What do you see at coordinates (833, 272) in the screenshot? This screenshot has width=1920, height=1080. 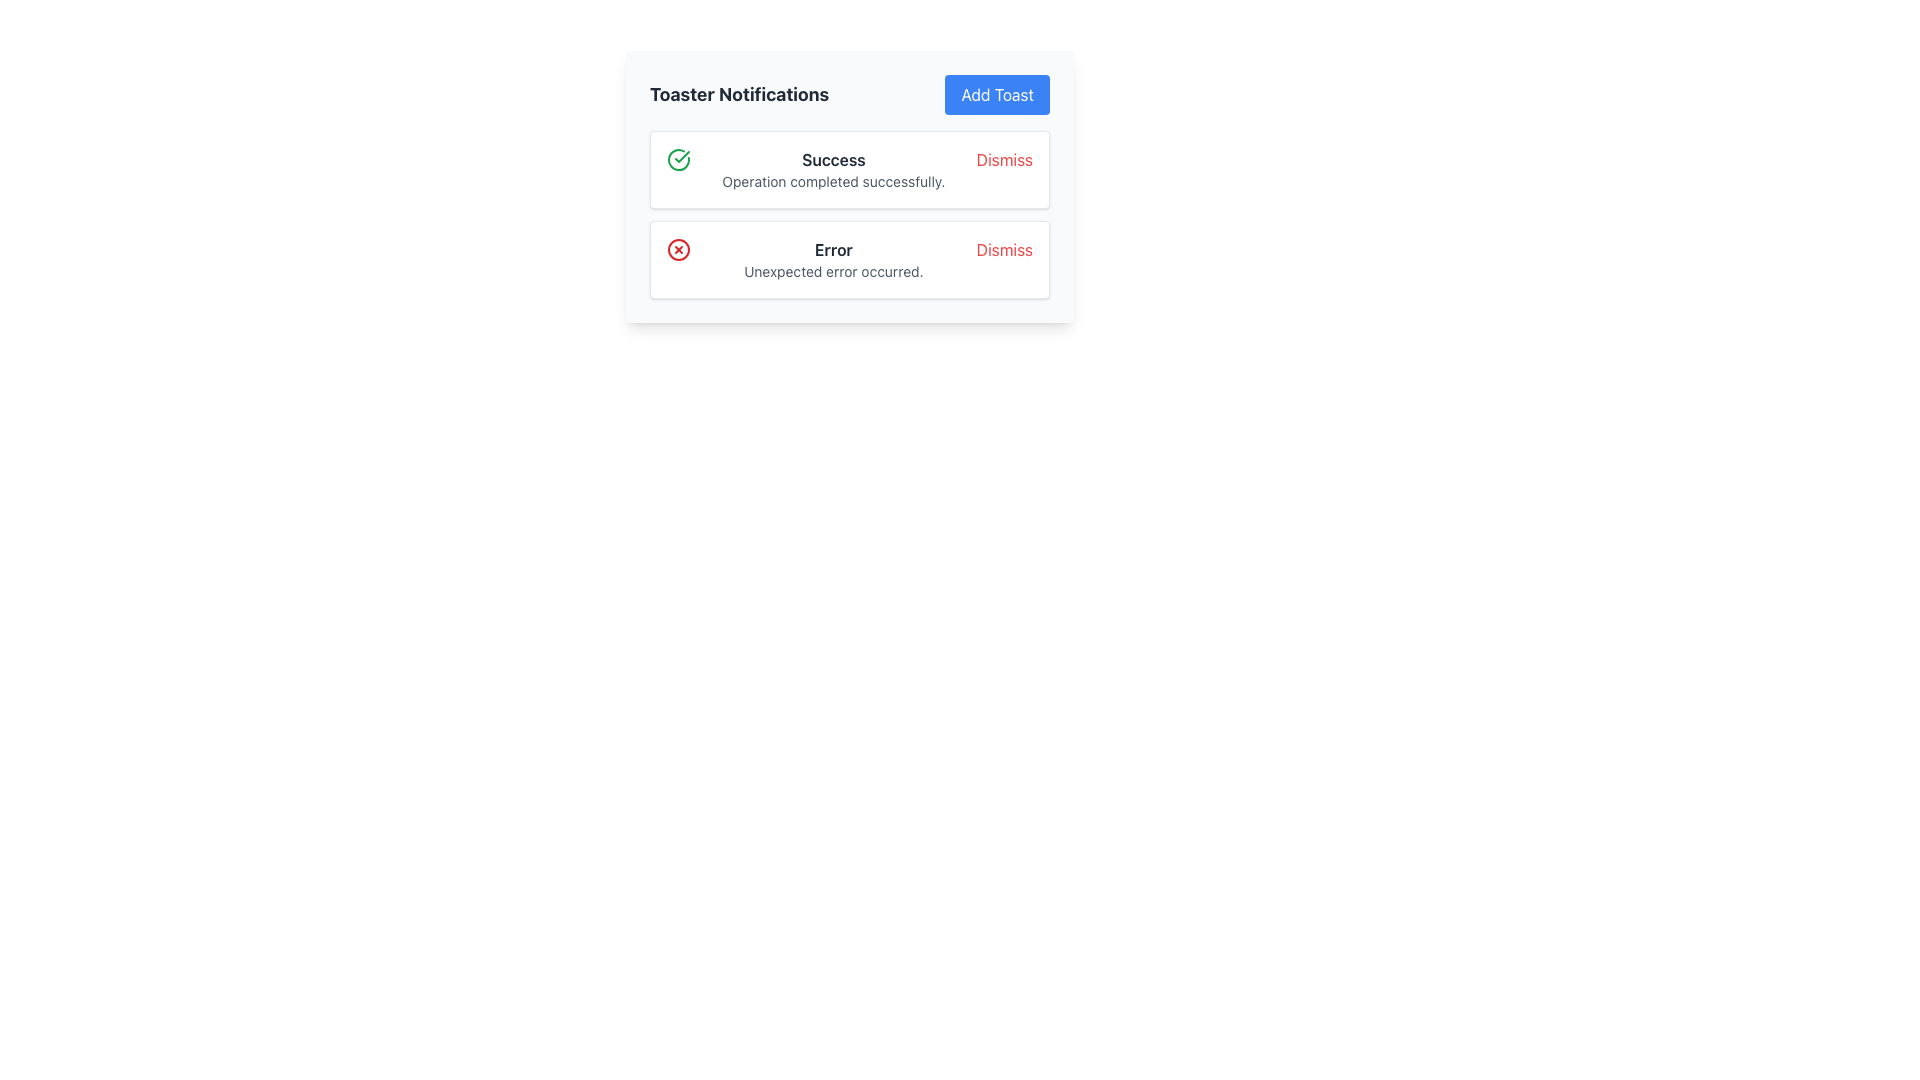 I see `the Text Label that provides a descriptive message about an unexpected error, positioned directly below the bolded text 'Error' in the notification card` at bounding box center [833, 272].